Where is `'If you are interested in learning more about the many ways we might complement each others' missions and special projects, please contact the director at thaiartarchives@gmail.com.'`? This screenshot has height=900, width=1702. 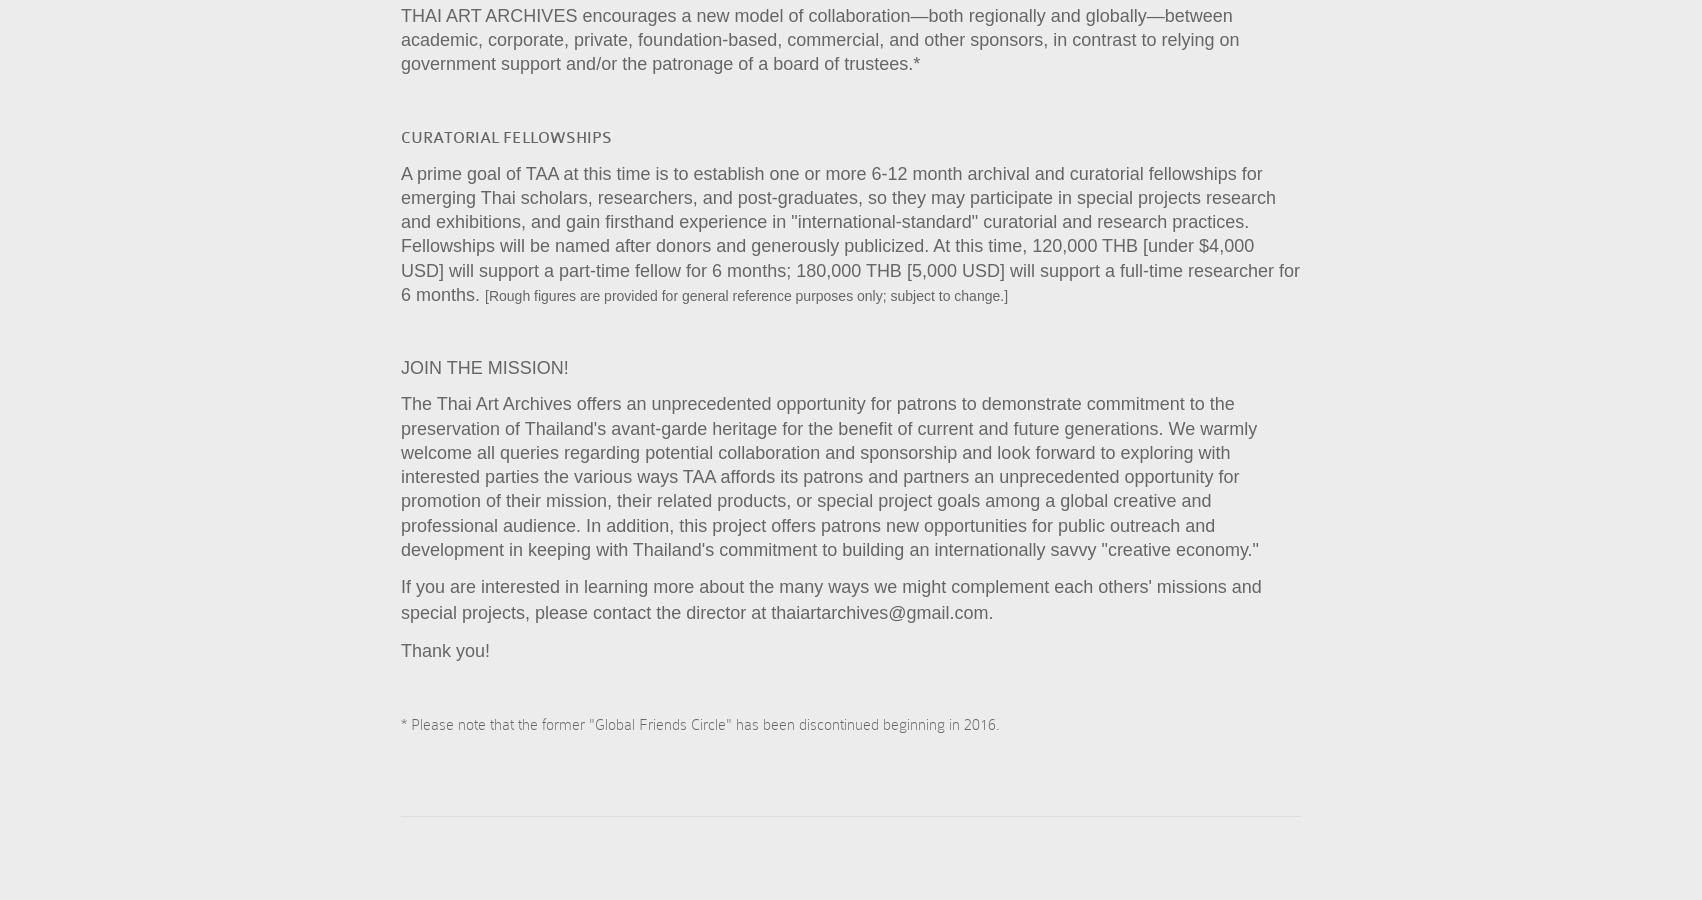
'If you are interested in learning more about the many ways we might complement each others' missions and special projects, please contact the director at thaiartarchives@gmail.com.' is located at coordinates (829, 600).